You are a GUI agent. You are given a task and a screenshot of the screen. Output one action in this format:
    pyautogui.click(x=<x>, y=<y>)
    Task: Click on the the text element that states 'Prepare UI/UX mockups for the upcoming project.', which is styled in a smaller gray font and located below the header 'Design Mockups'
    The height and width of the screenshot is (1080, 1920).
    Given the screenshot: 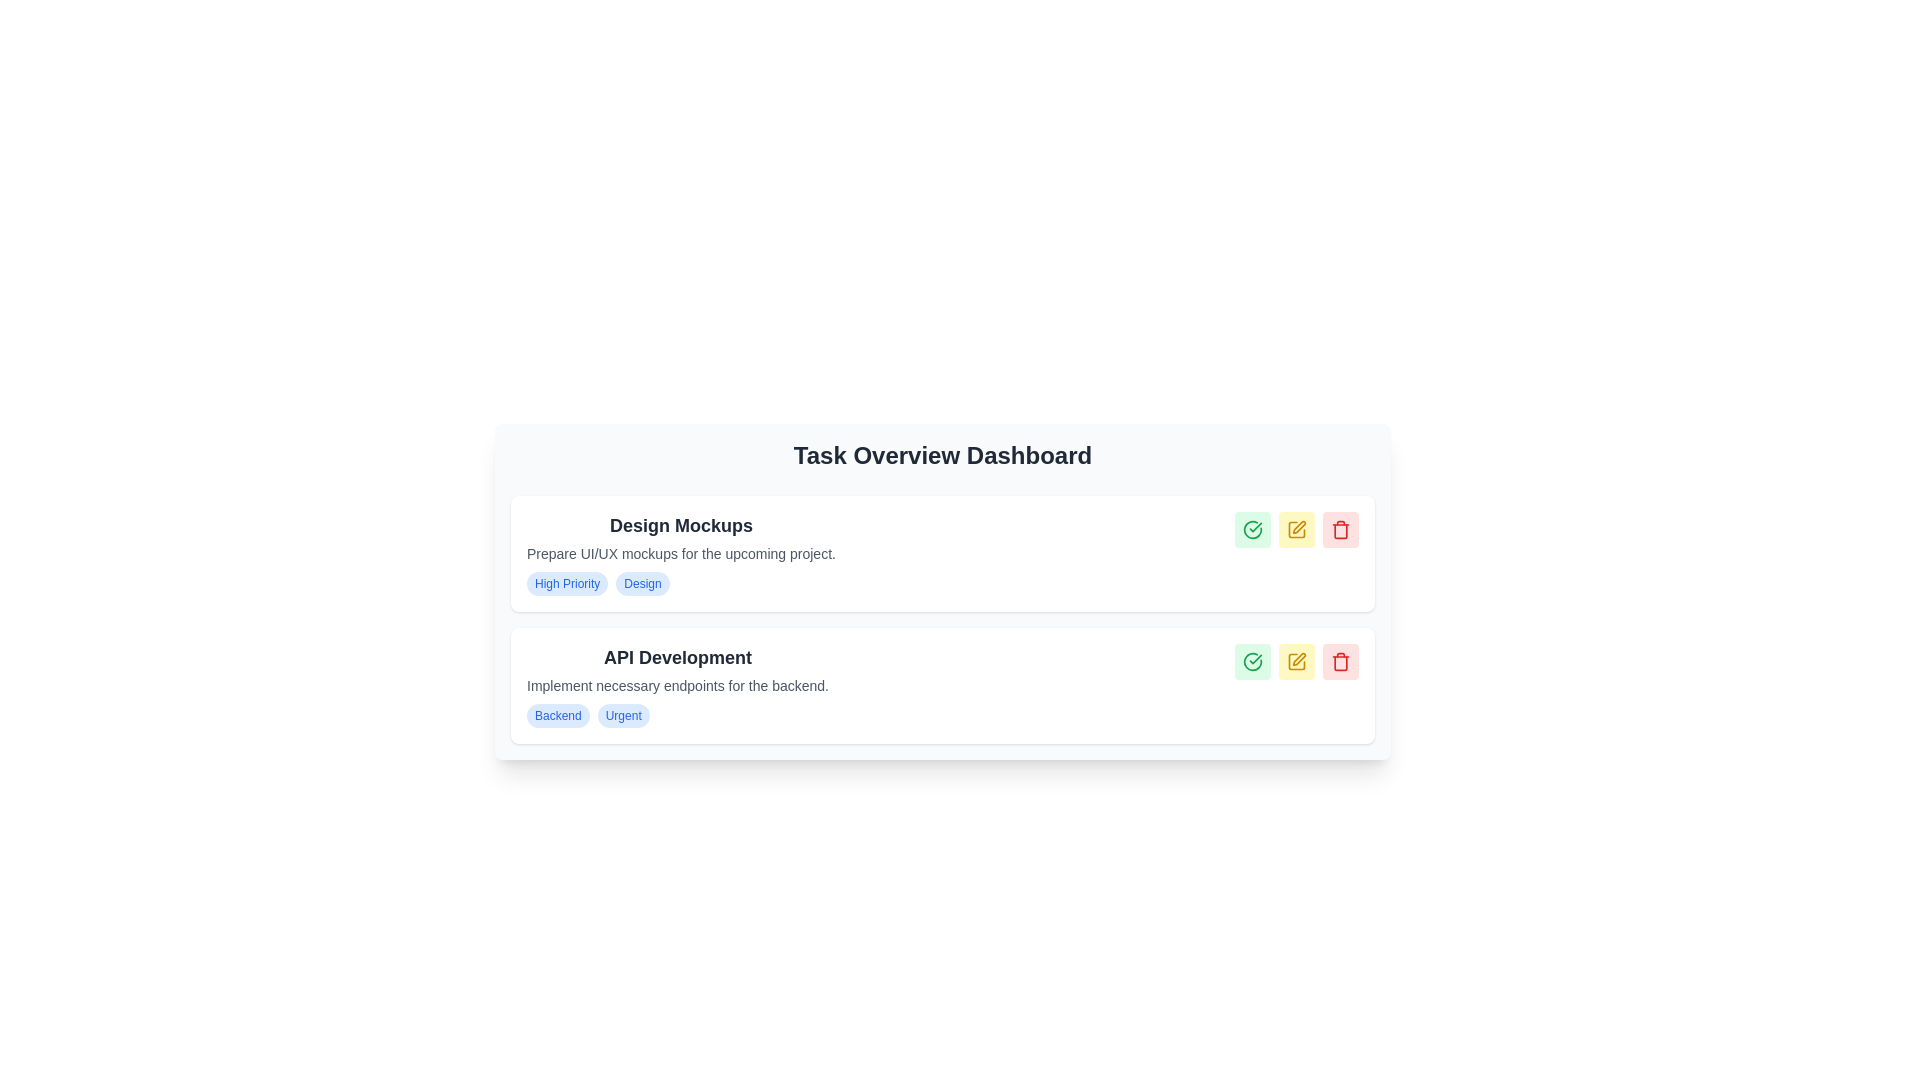 What is the action you would take?
    pyautogui.click(x=681, y=554)
    